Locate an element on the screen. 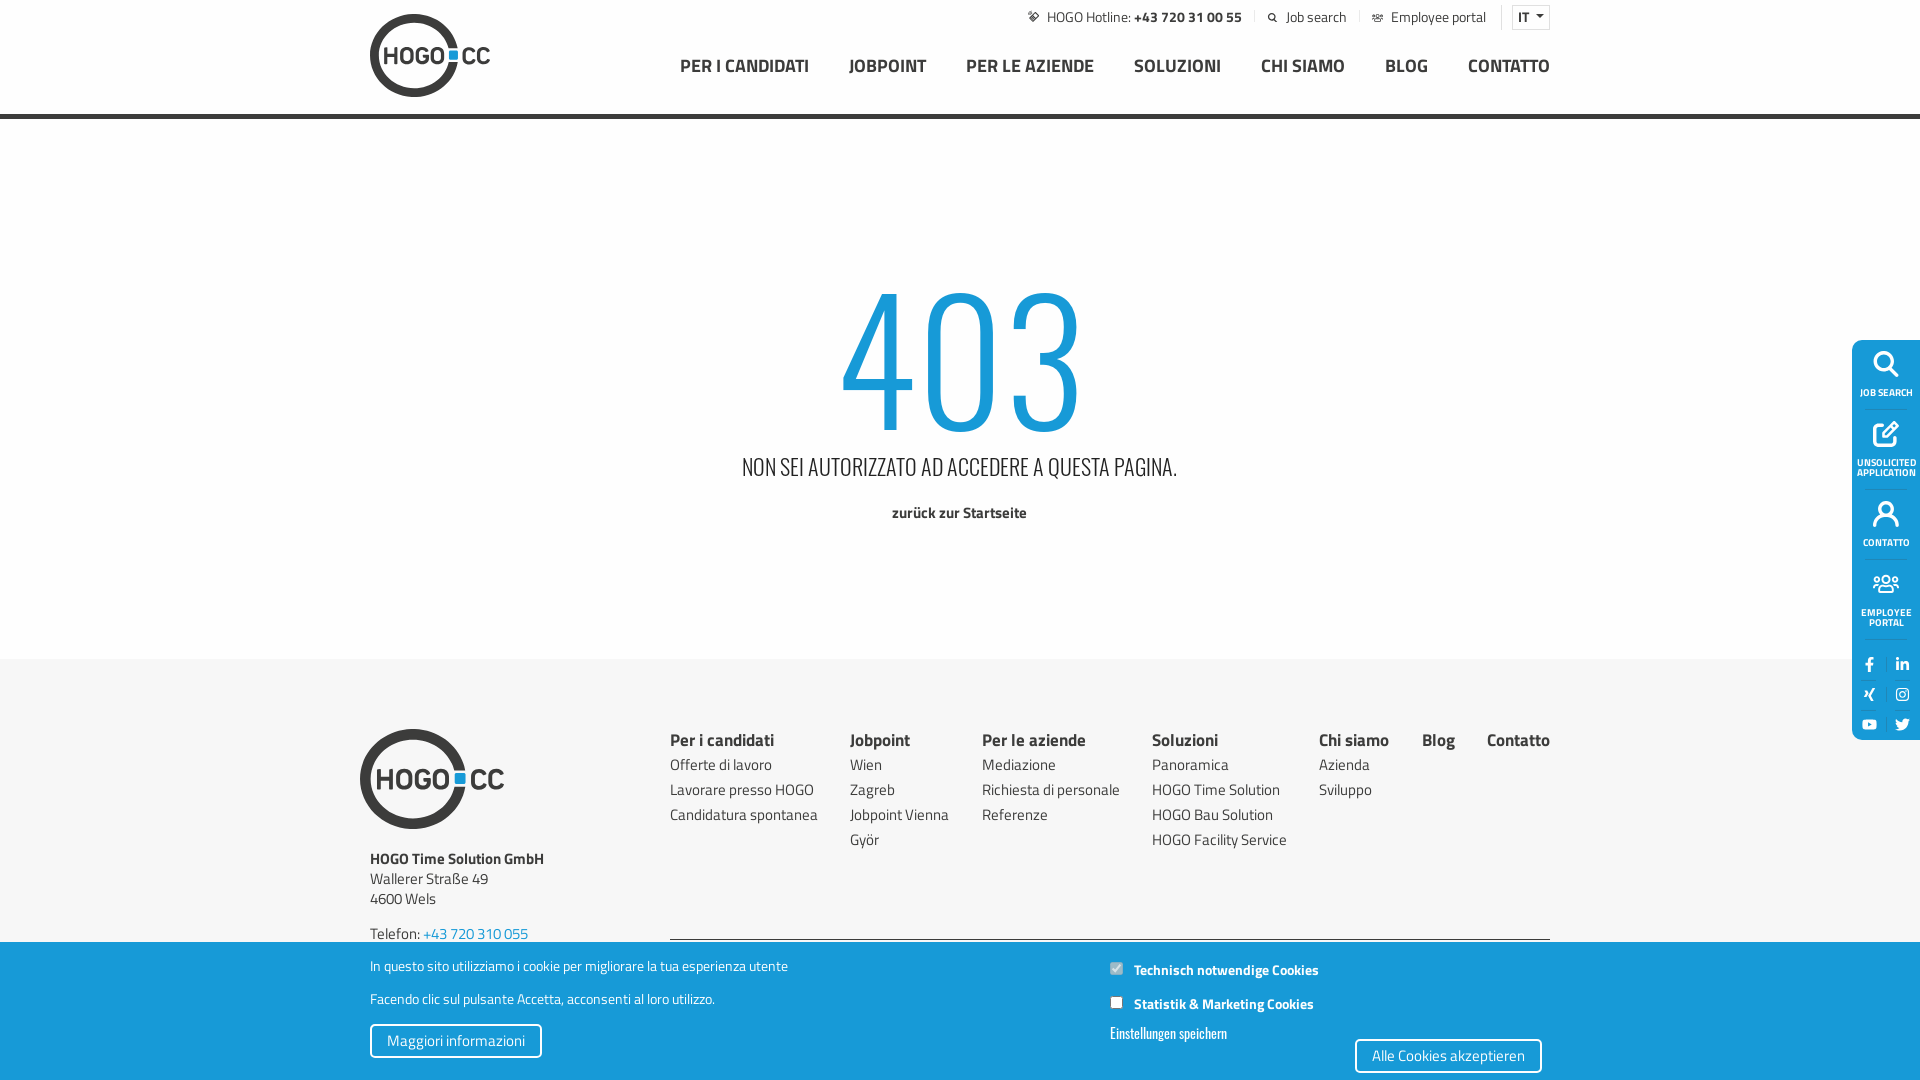  'Sviluppo' is located at coordinates (1353, 788).